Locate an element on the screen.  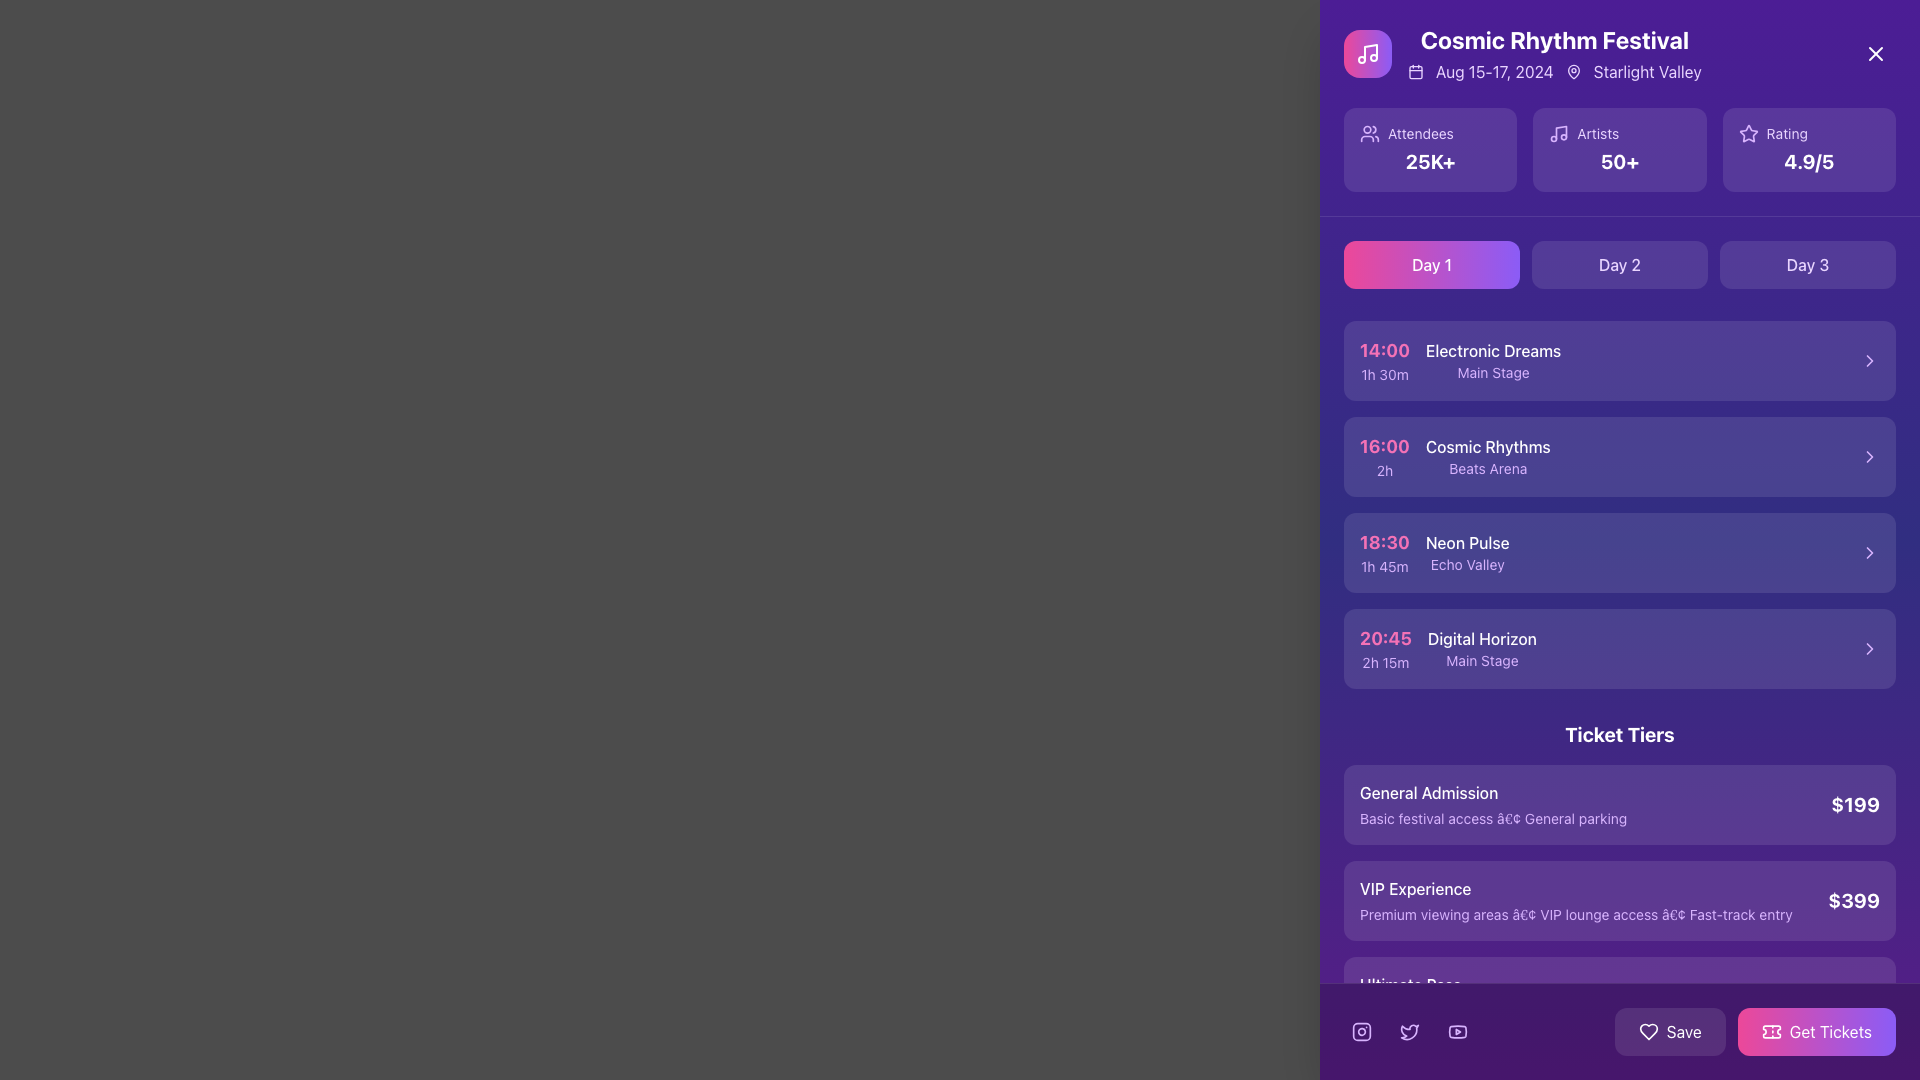
details of the General Admission ticket option, the first entry in the 'Ticket Tiers' section, which includes pricing and benefits is located at coordinates (1620, 804).